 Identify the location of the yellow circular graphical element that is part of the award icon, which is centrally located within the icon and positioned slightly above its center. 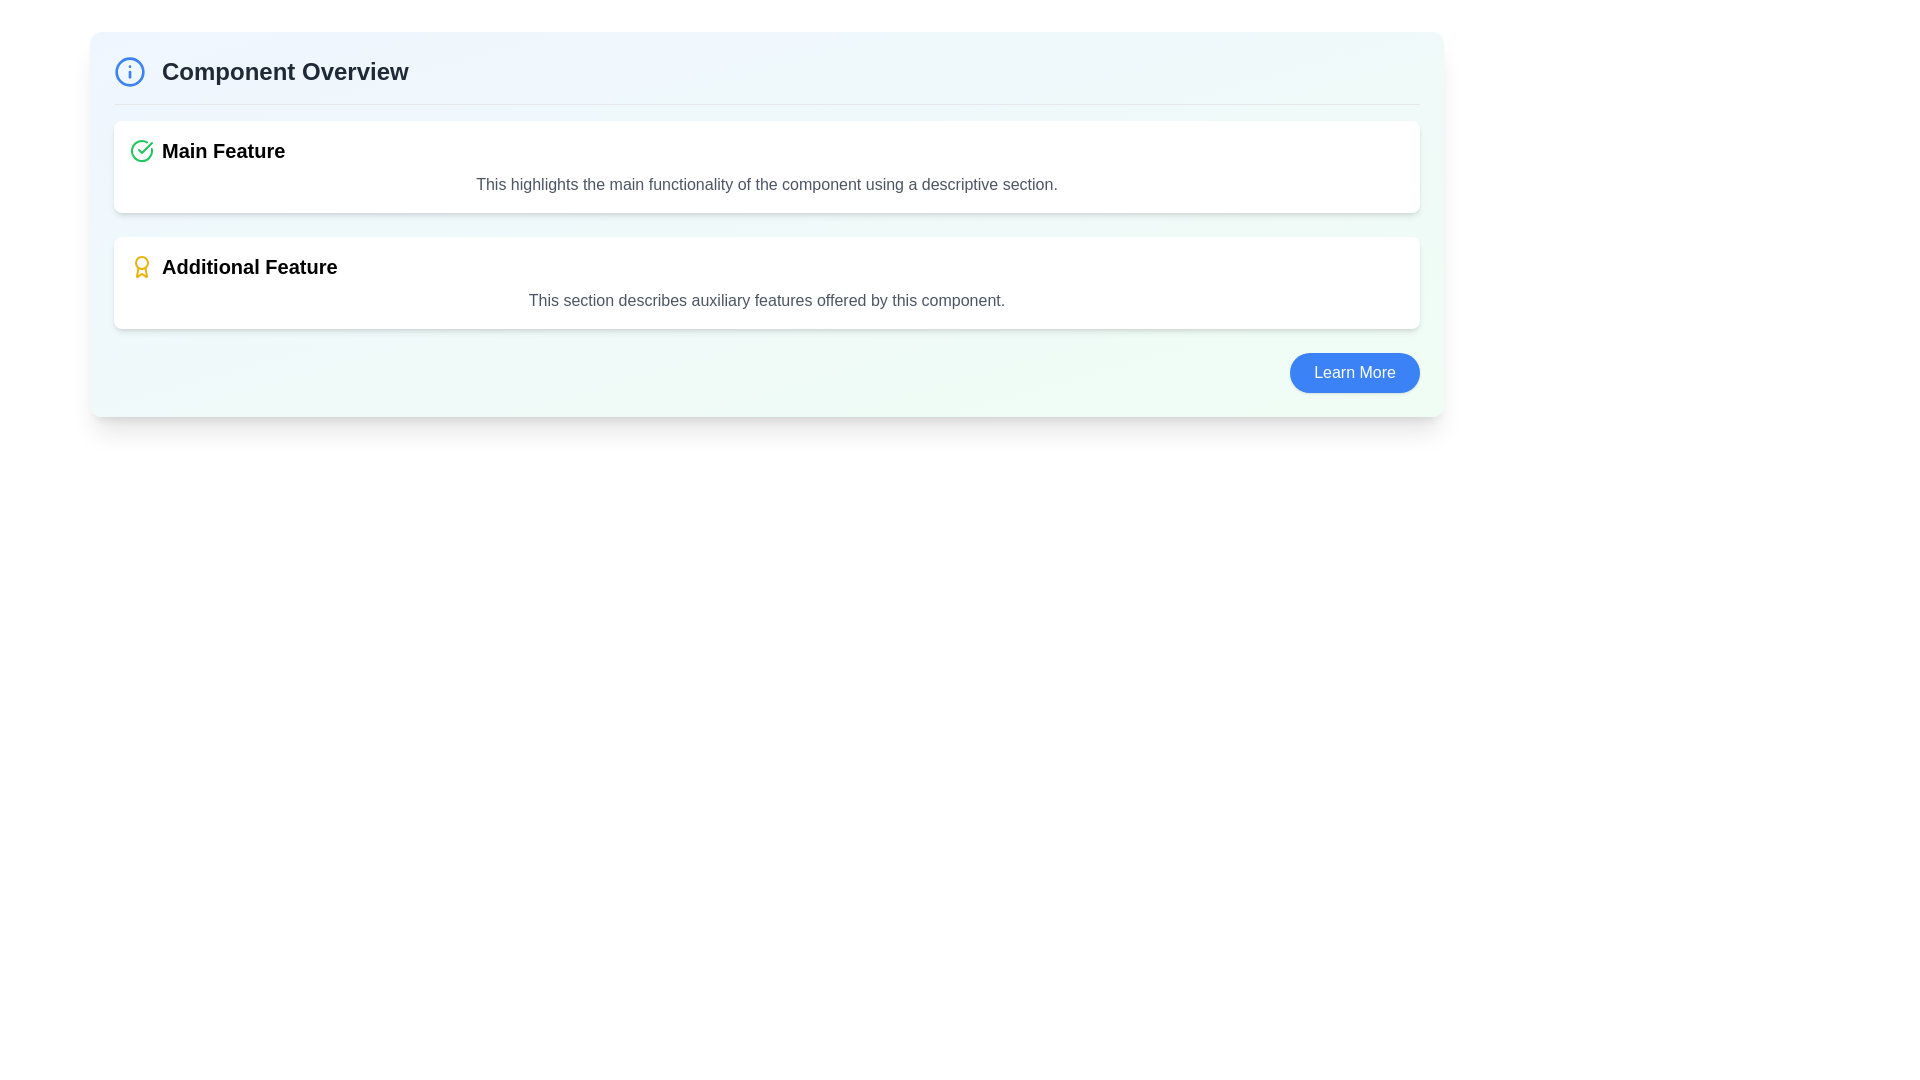
(141, 261).